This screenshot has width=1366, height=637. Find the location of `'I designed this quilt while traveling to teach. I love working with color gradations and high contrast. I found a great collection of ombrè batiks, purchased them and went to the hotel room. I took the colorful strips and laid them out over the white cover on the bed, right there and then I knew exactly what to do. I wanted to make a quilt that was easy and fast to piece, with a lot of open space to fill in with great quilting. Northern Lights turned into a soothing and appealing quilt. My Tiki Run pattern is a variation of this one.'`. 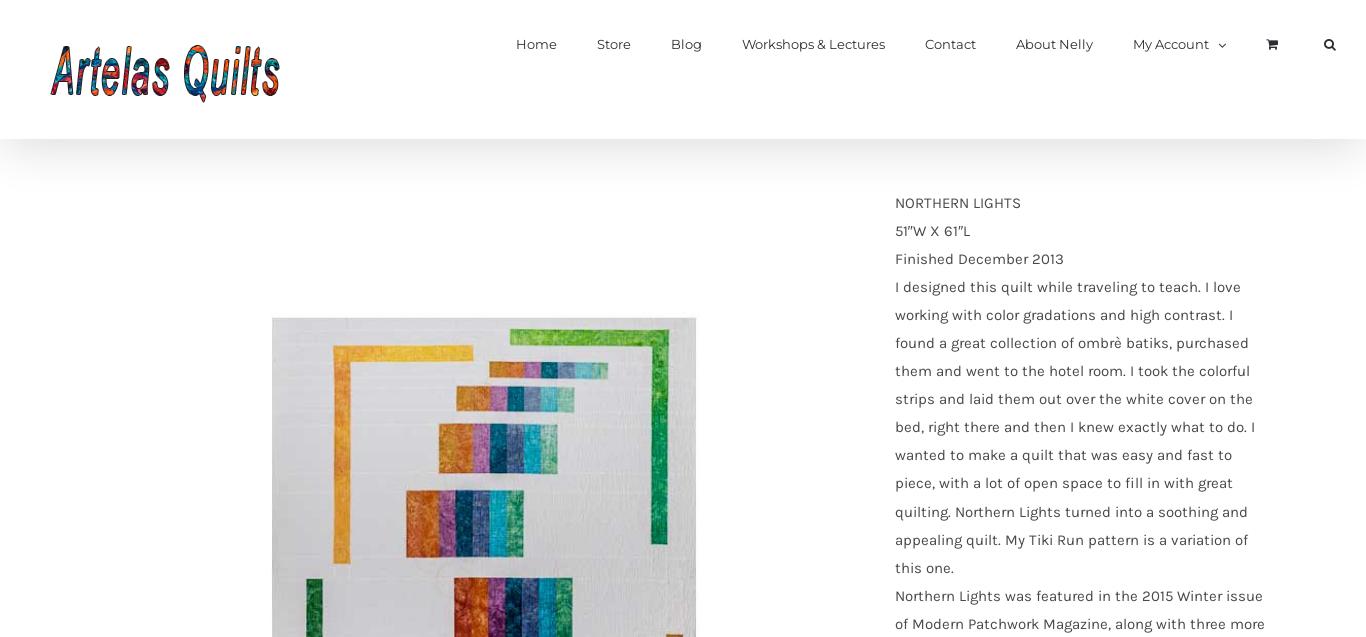

'I designed this quilt while traveling to teach. I love working with color gradations and high contrast. I found a great collection of ombrè batiks, purchased them and went to the hotel room. I took the colorful strips and laid them out over the white cover on the bed, right there and then I knew exactly what to do. I wanted to make a quilt that was easy and fast to piece, with a lot of open space to fill in with great quilting. Northern Lights turned into a soothing and appealing quilt. My Tiki Run pattern is a variation of this one.' is located at coordinates (1072, 425).